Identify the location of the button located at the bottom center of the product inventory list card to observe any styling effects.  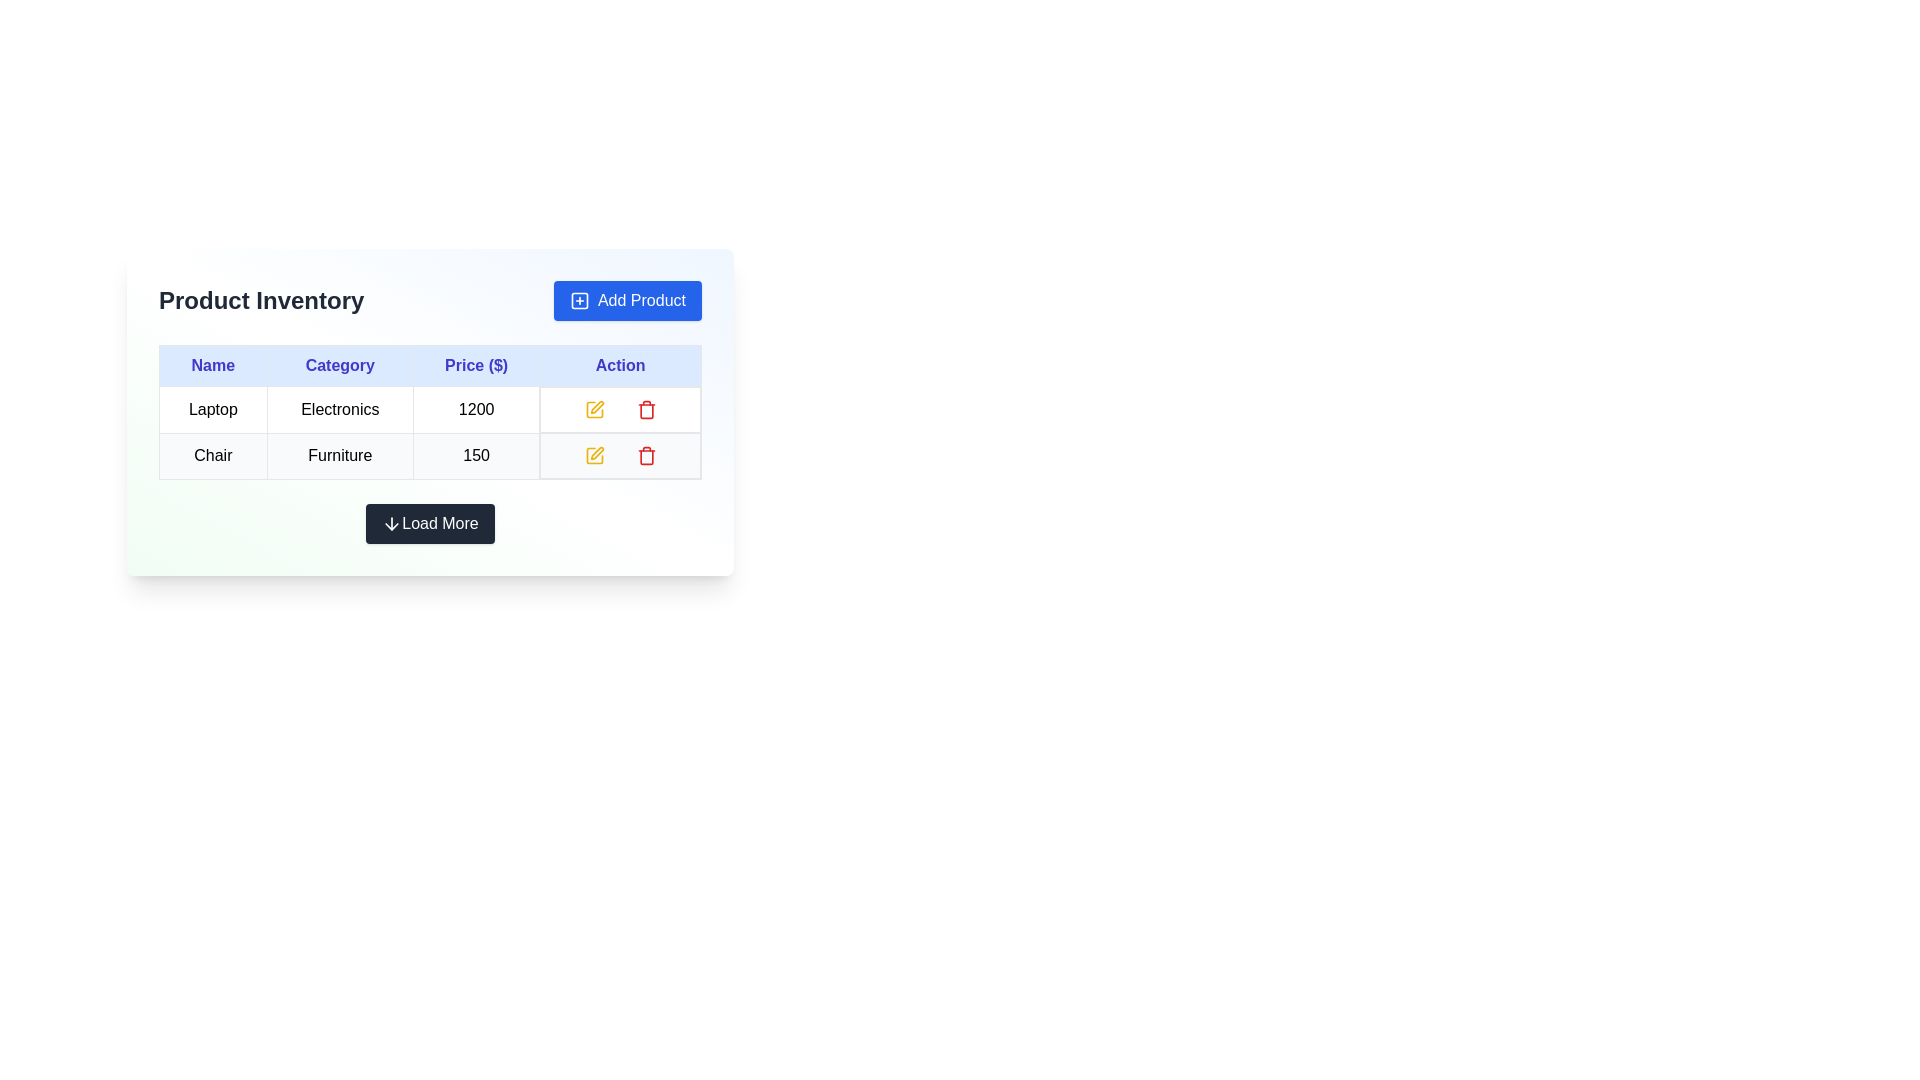
(429, 523).